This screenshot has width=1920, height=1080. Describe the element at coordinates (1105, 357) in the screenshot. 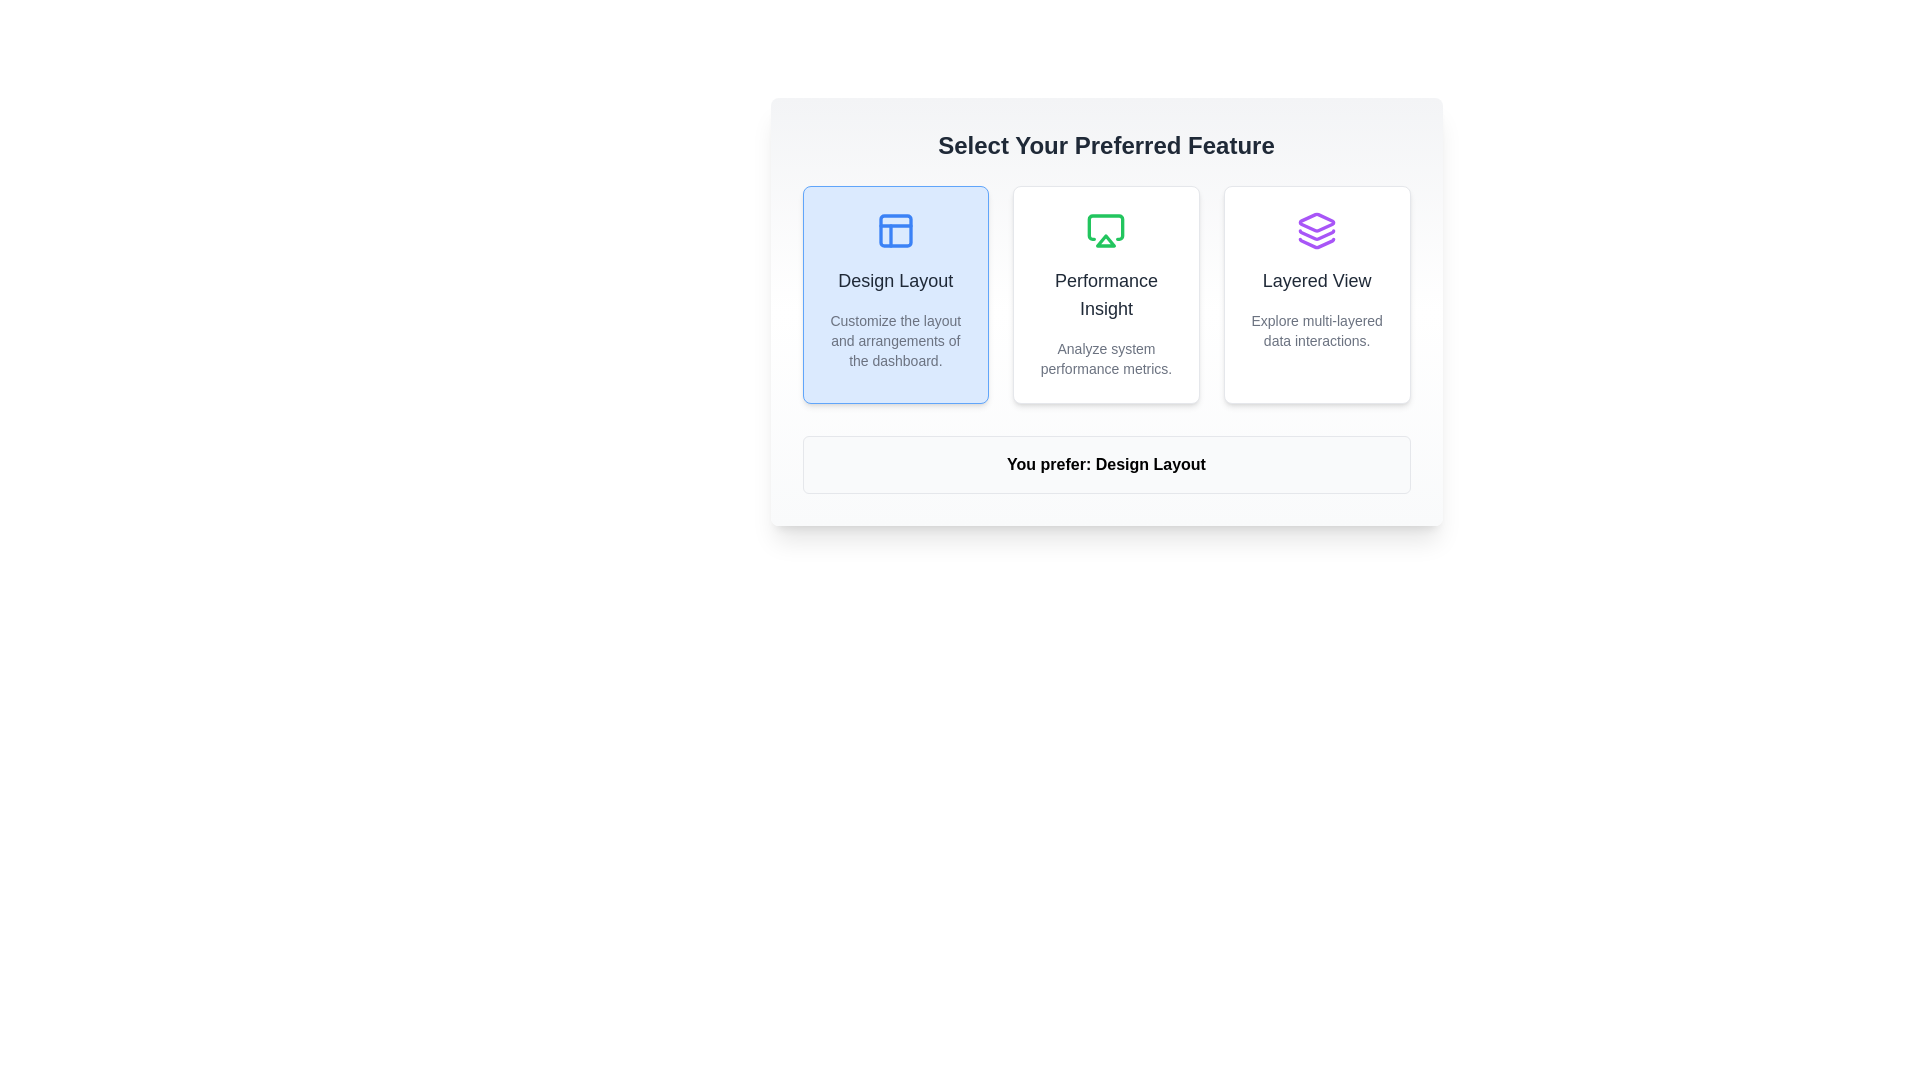

I see `the descriptive text label located below the 'Performance Insight' title within the center column of the layout` at that location.